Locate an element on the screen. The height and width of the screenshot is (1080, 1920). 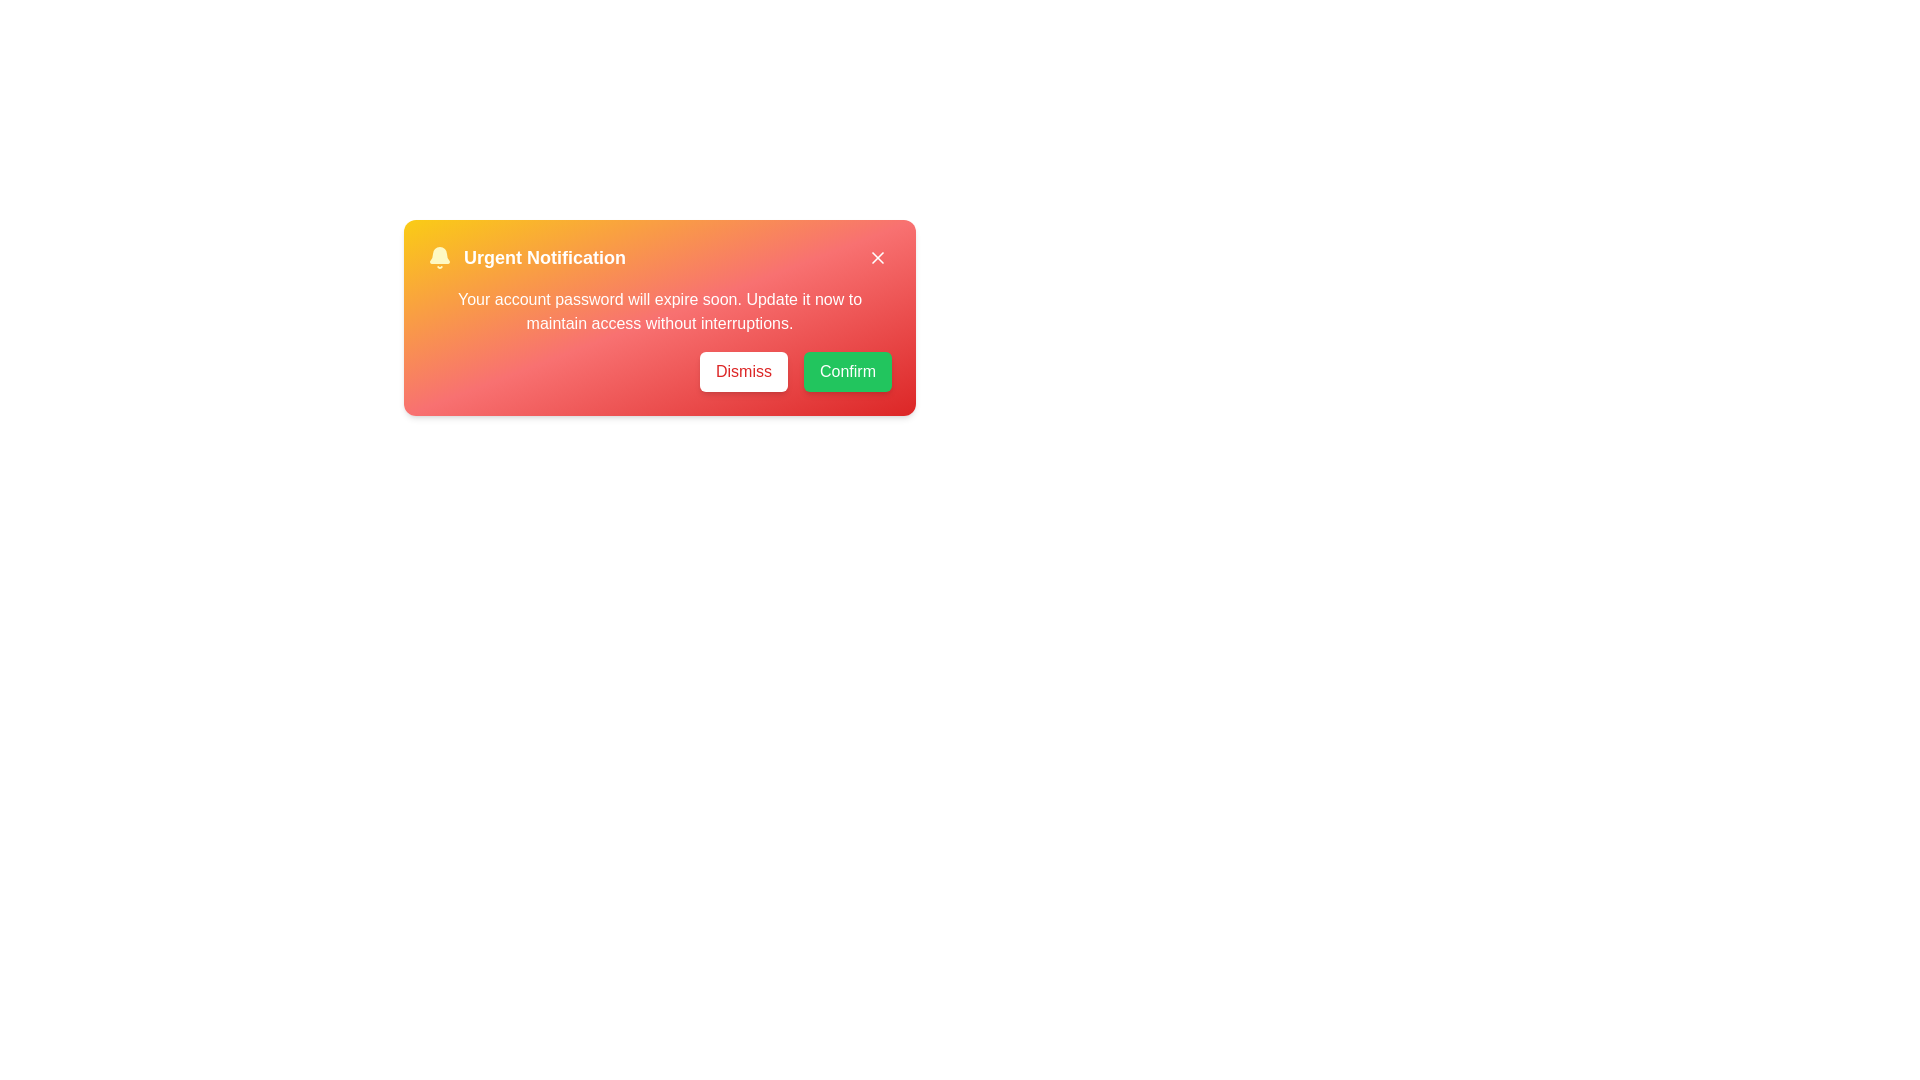
the 'Dismiss' button to dismiss the alert is located at coordinates (743, 371).